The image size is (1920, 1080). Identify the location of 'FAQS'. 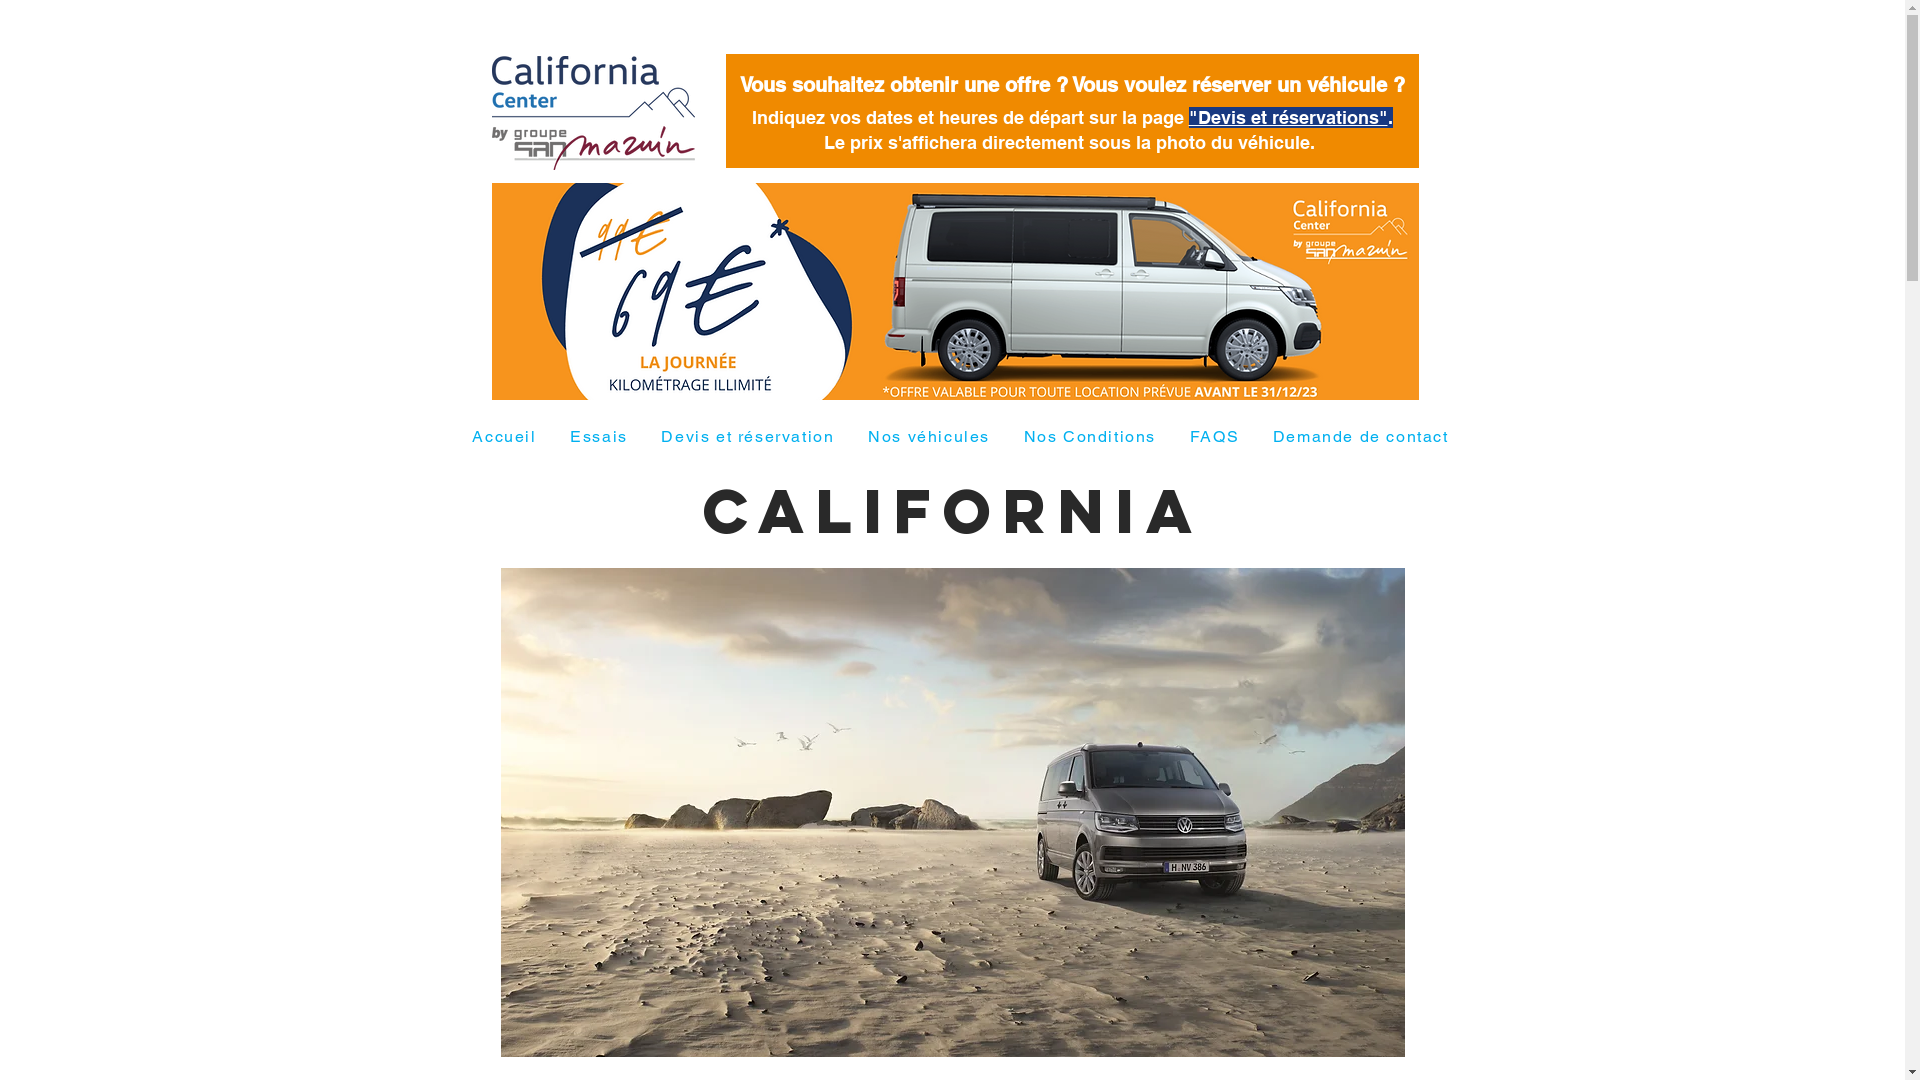
(1213, 436).